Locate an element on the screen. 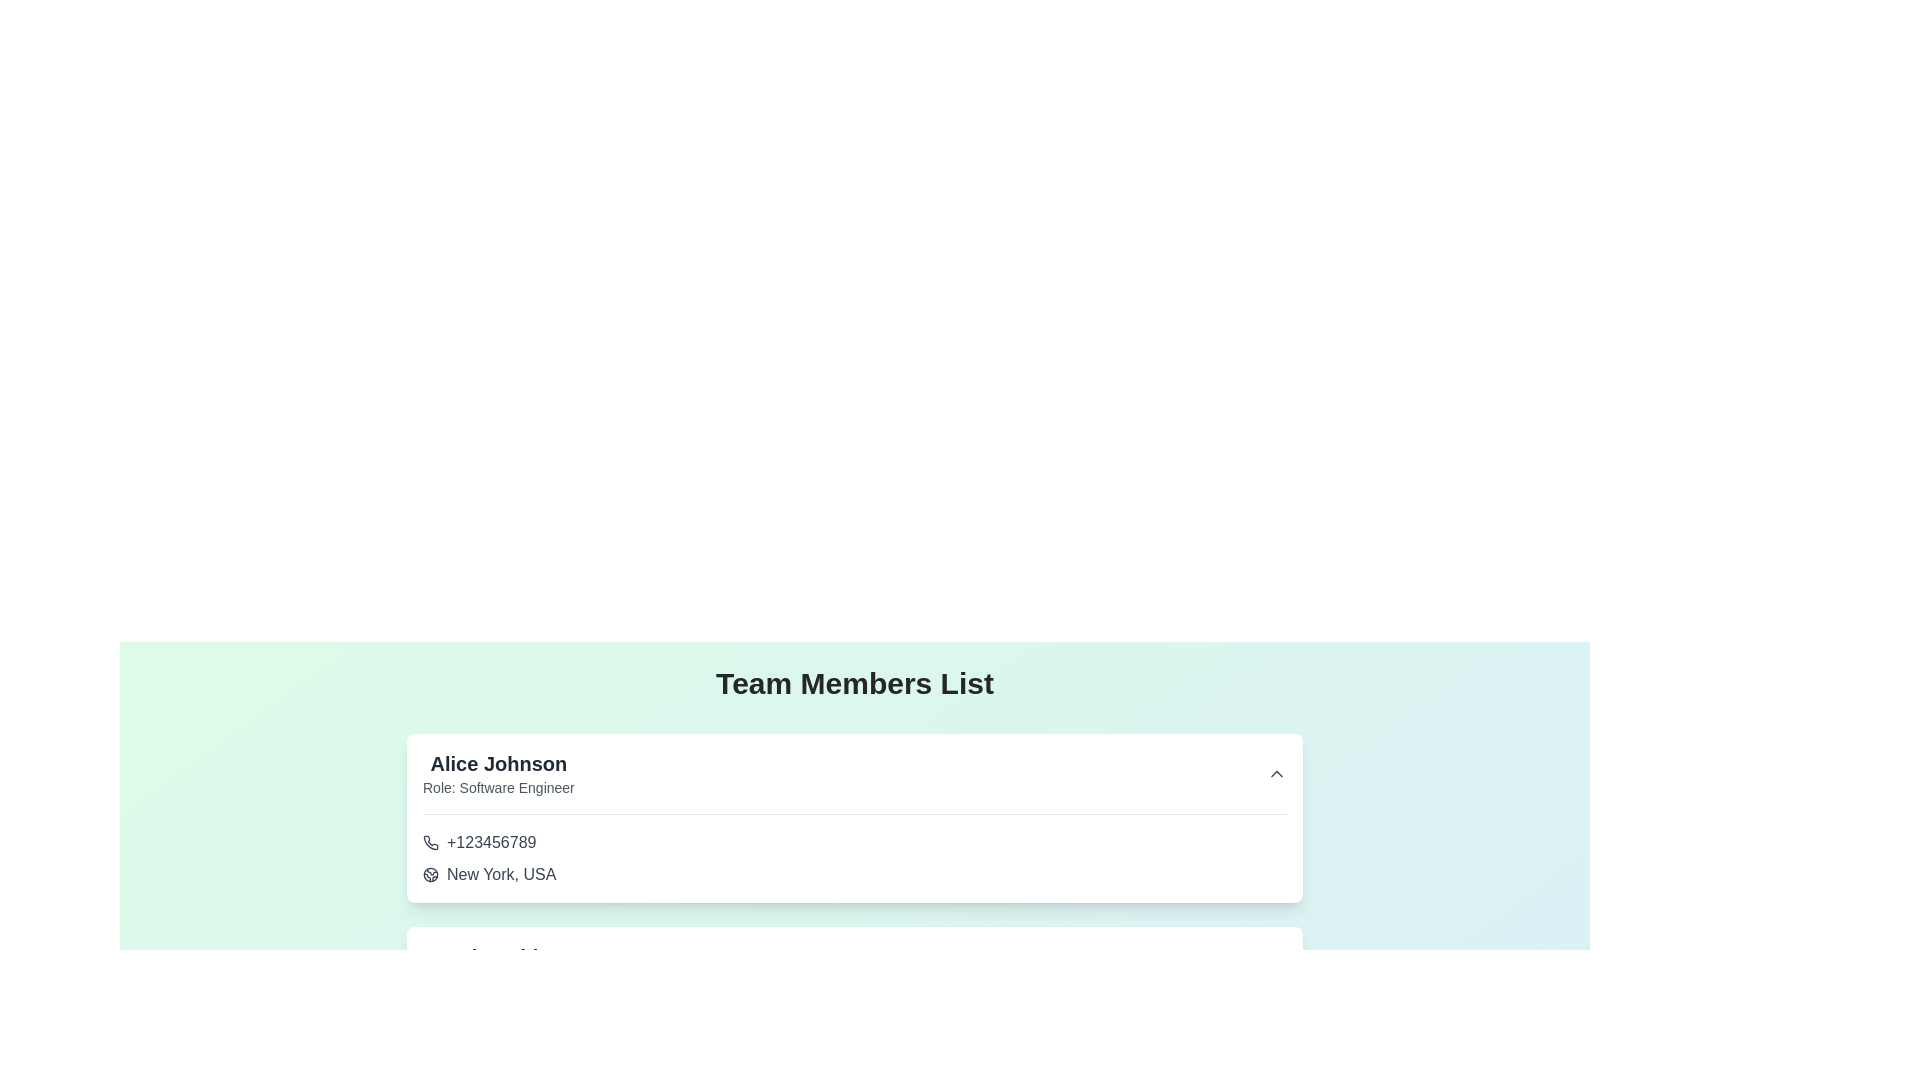  the geography-related icon located to the left of the text 'New York, USA' is located at coordinates (430, 874).